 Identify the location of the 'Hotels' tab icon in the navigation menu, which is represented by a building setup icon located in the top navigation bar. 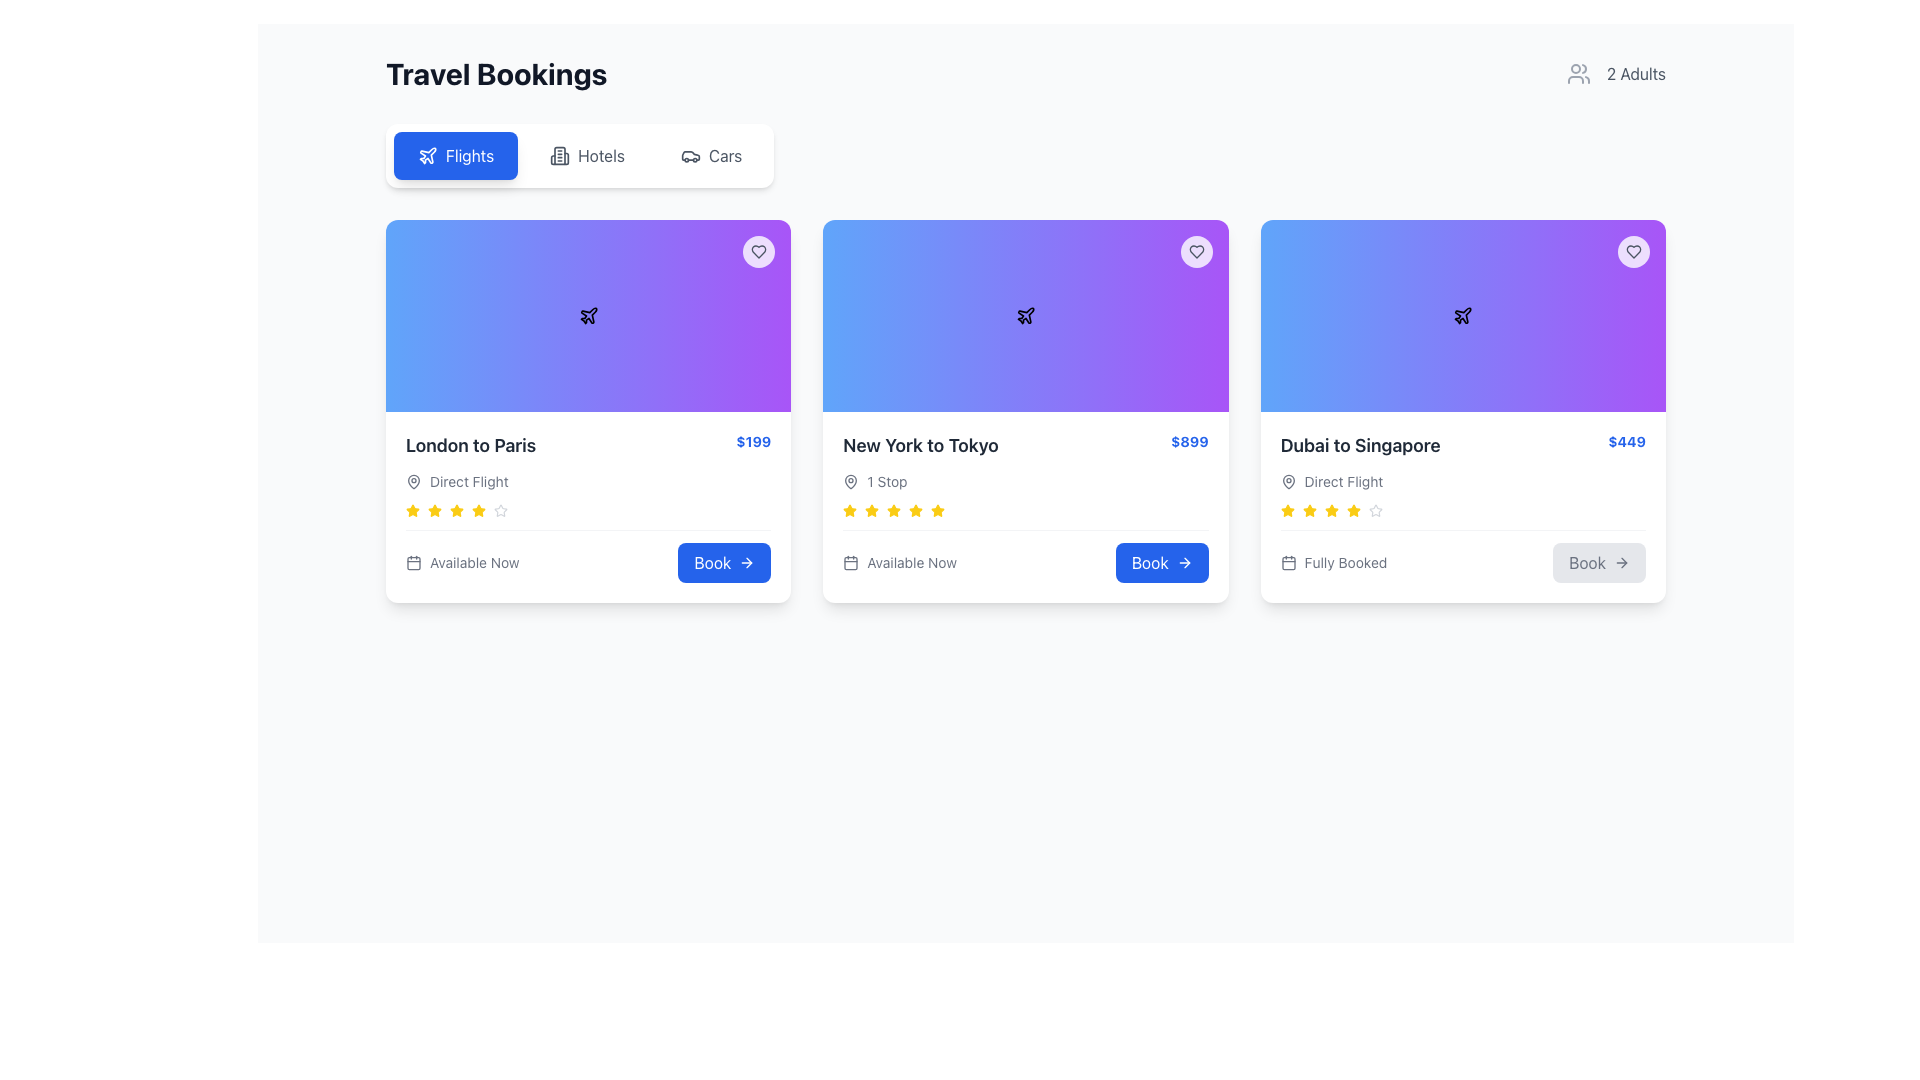
(560, 154).